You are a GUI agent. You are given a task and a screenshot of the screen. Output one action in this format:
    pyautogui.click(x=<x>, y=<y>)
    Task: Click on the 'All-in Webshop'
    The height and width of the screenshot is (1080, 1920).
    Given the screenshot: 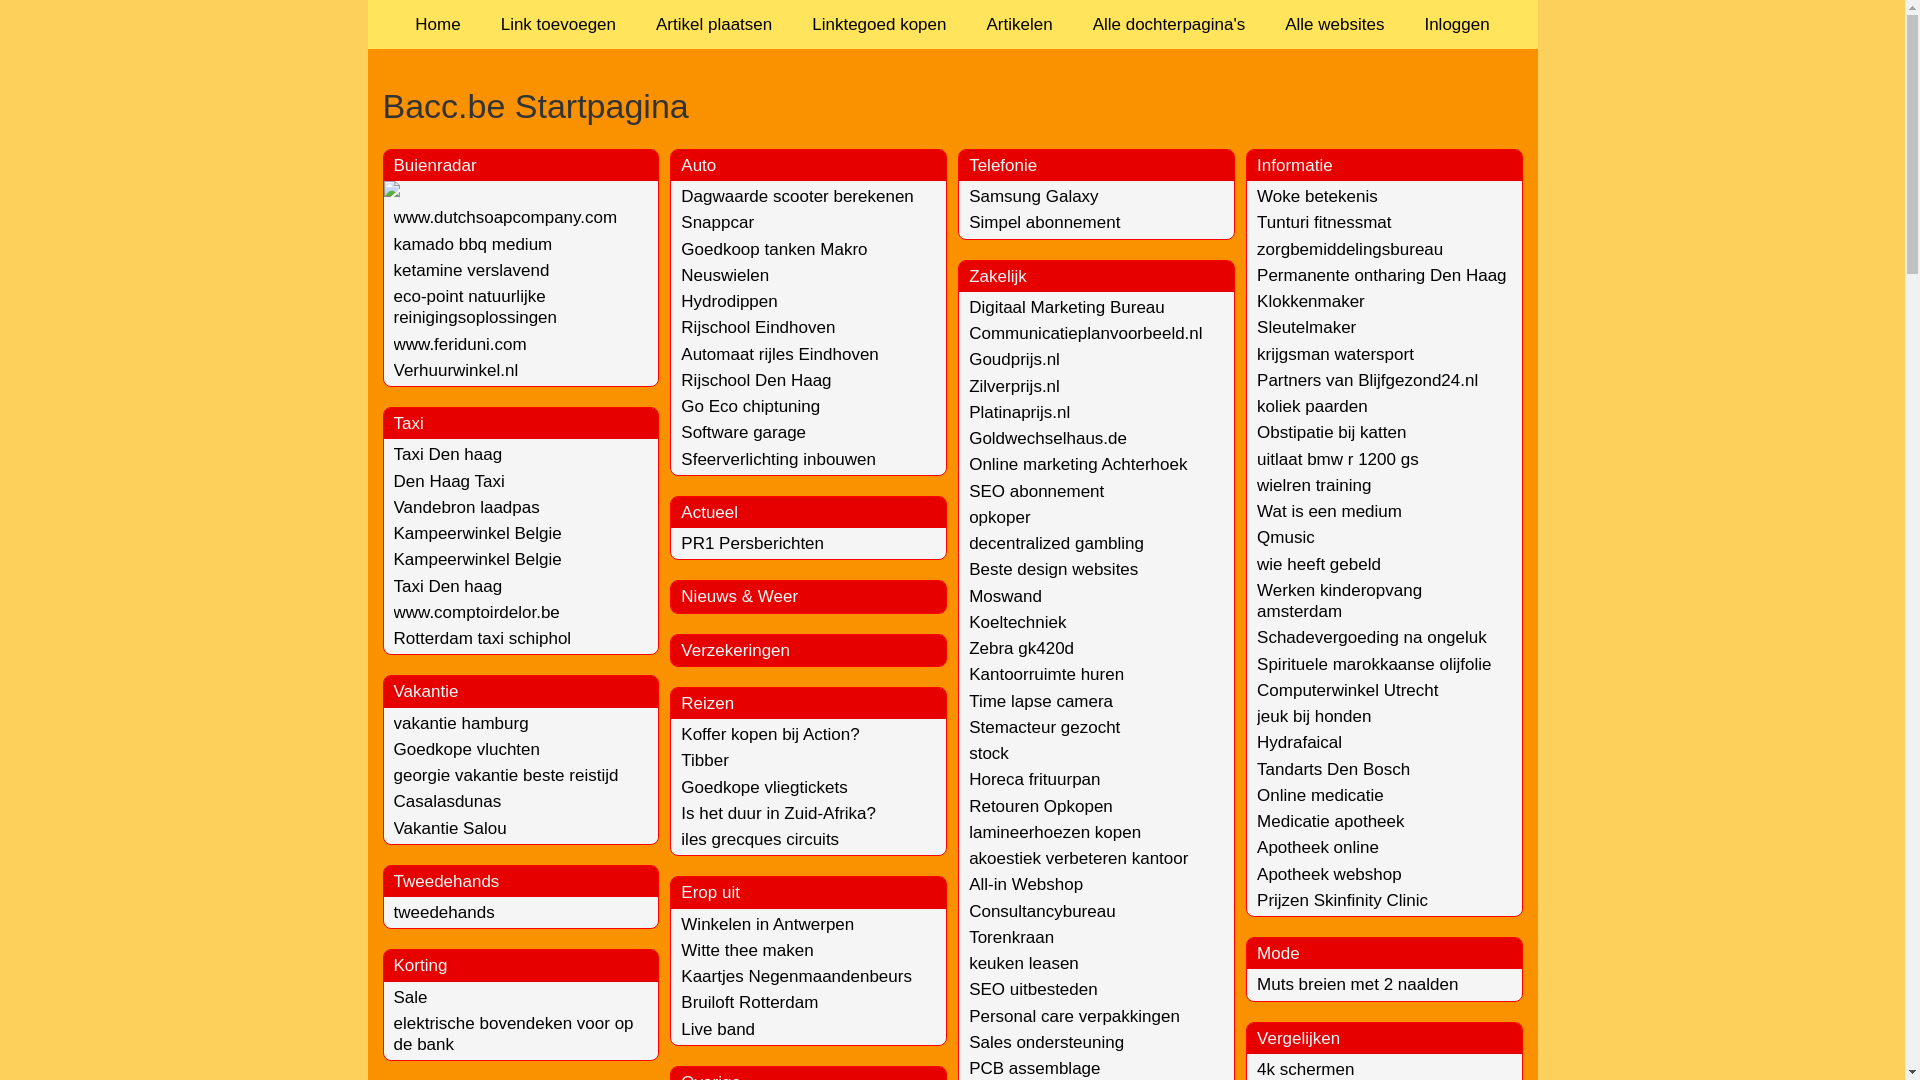 What is the action you would take?
    pyautogui.click(x=1026, y=883)
    